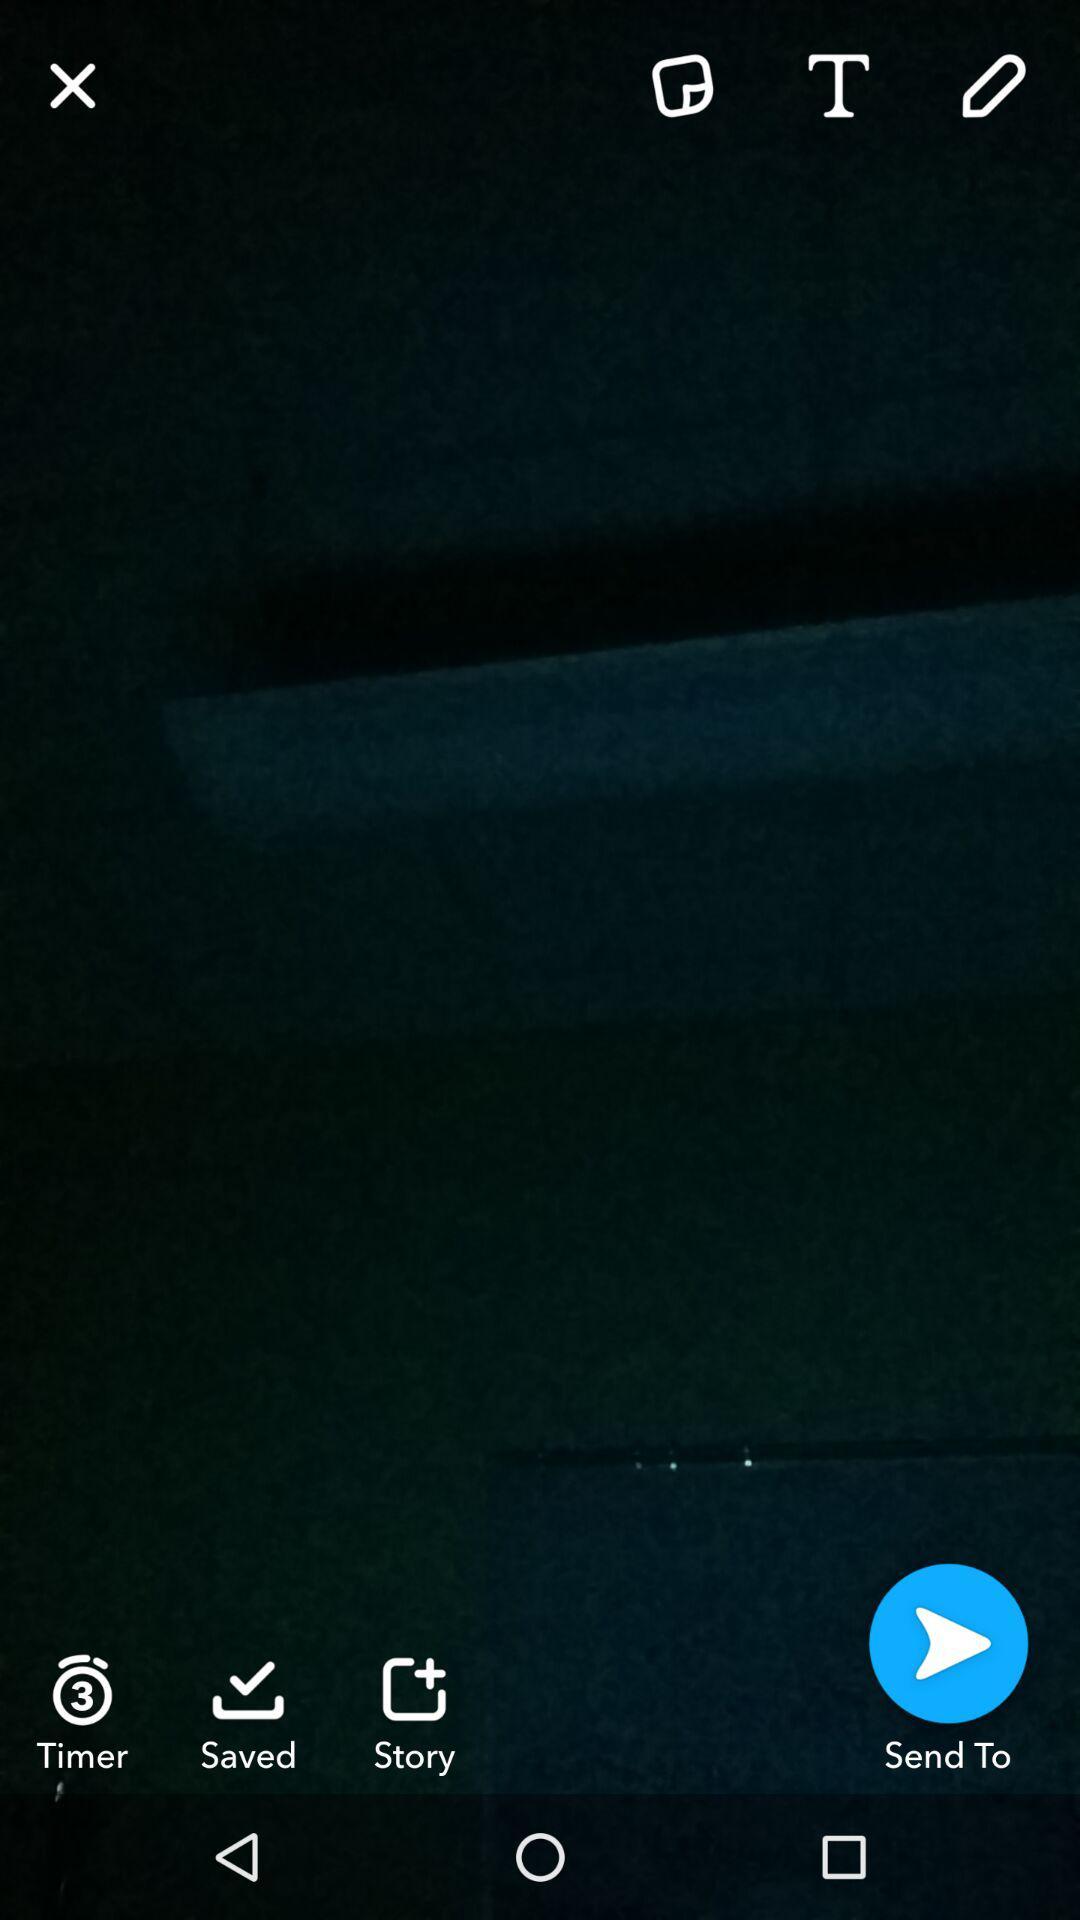 The width and height of the screenshot is (1080, 1920). Describe the element at coordinates (247, 1682) in the screenshot. I see `the check icon` at that location.